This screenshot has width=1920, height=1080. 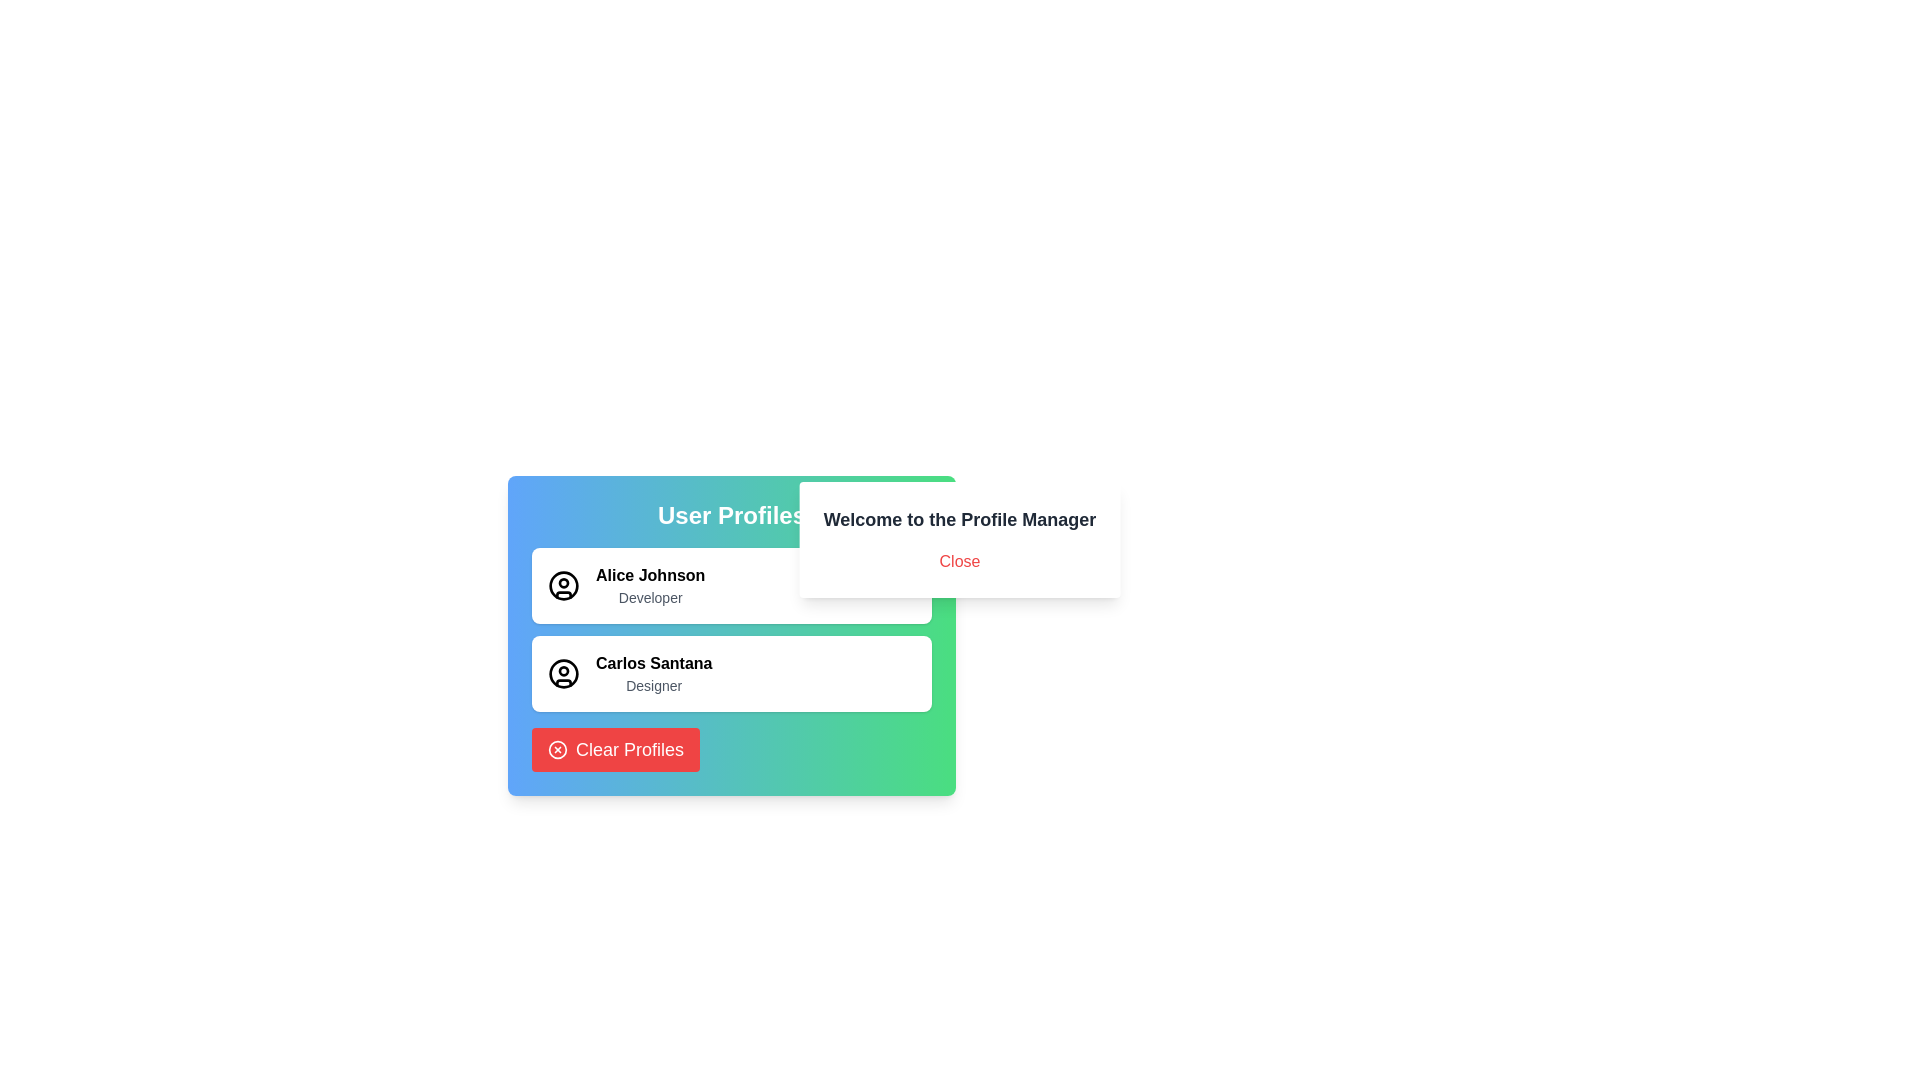 I want to click on the outermost circular part of the profile avatar icon beside 'Carlos Santana.', so click(x=563, y=585).